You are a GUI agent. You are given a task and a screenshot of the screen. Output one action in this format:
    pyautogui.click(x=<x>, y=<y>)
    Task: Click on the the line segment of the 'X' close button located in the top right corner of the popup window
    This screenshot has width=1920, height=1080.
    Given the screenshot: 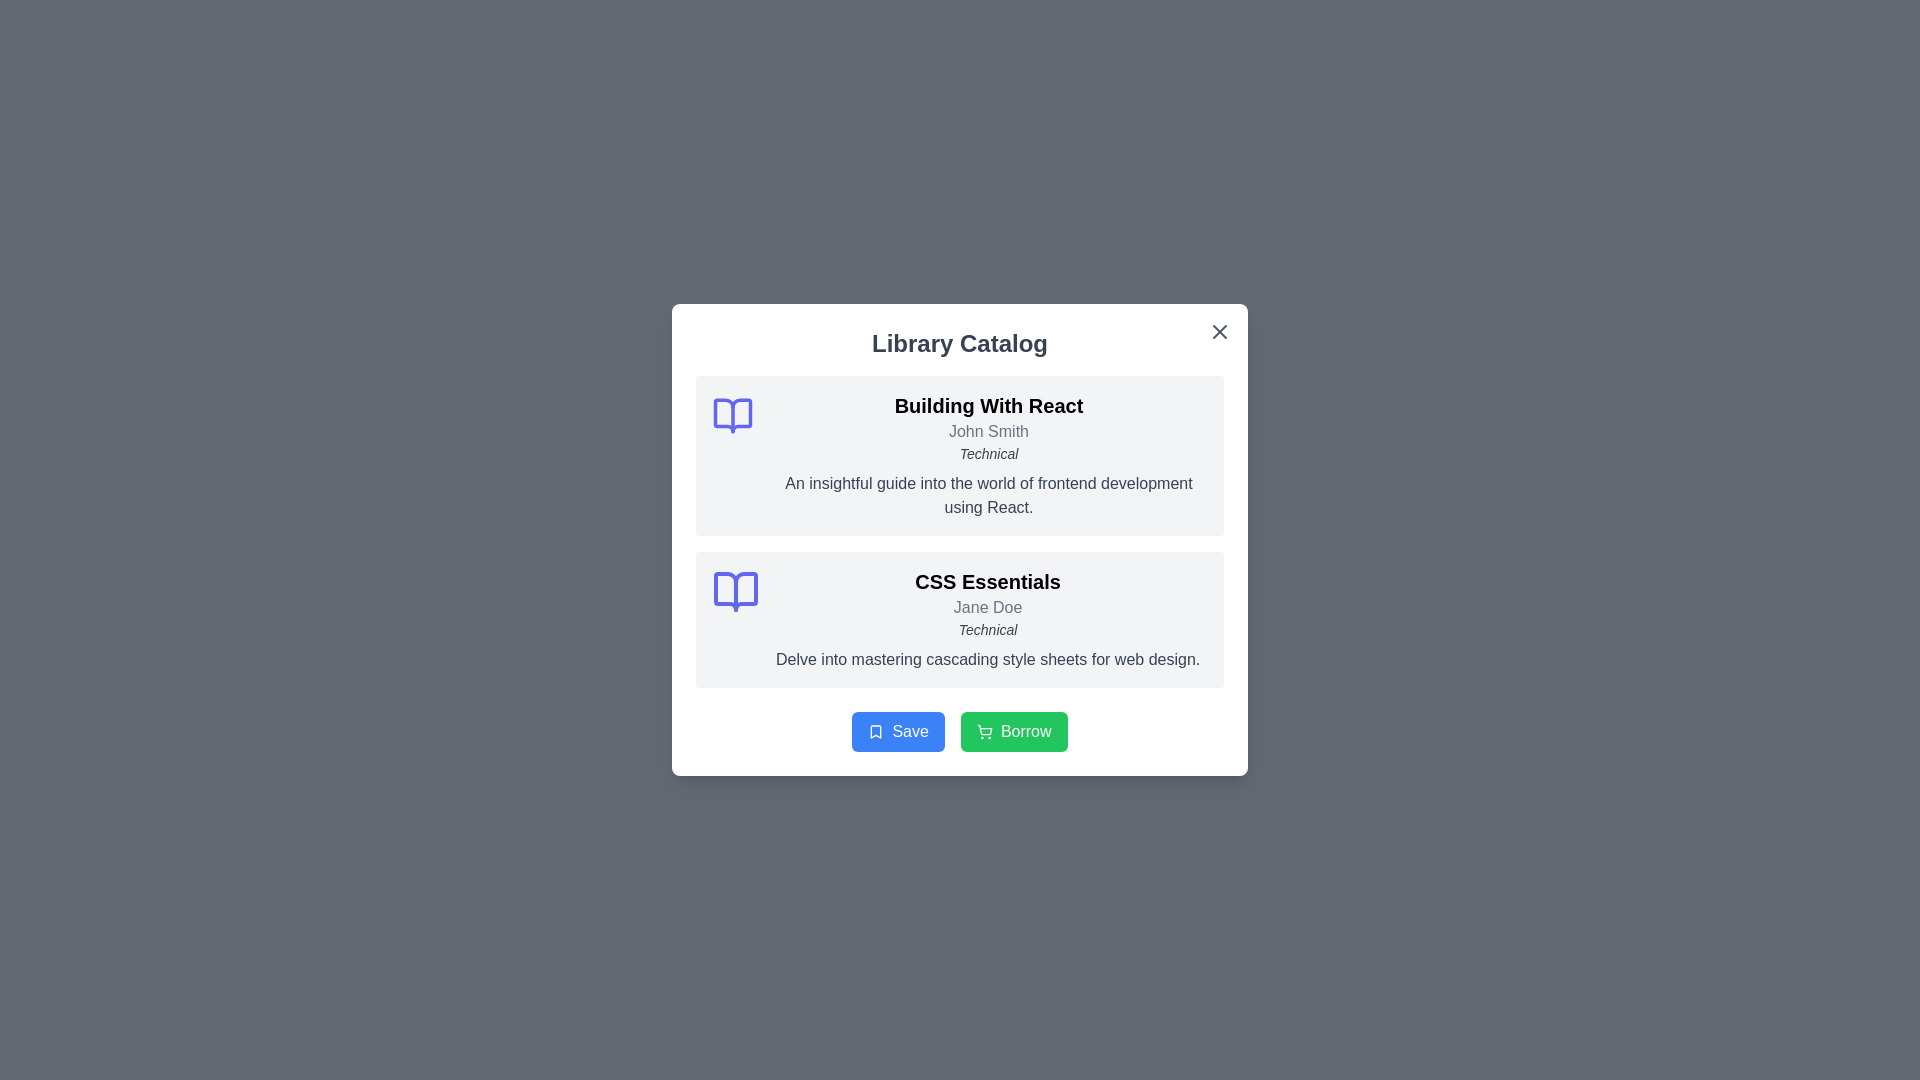 What is the action you would take?
    pyautogui.click(x=1218, y=330)
    